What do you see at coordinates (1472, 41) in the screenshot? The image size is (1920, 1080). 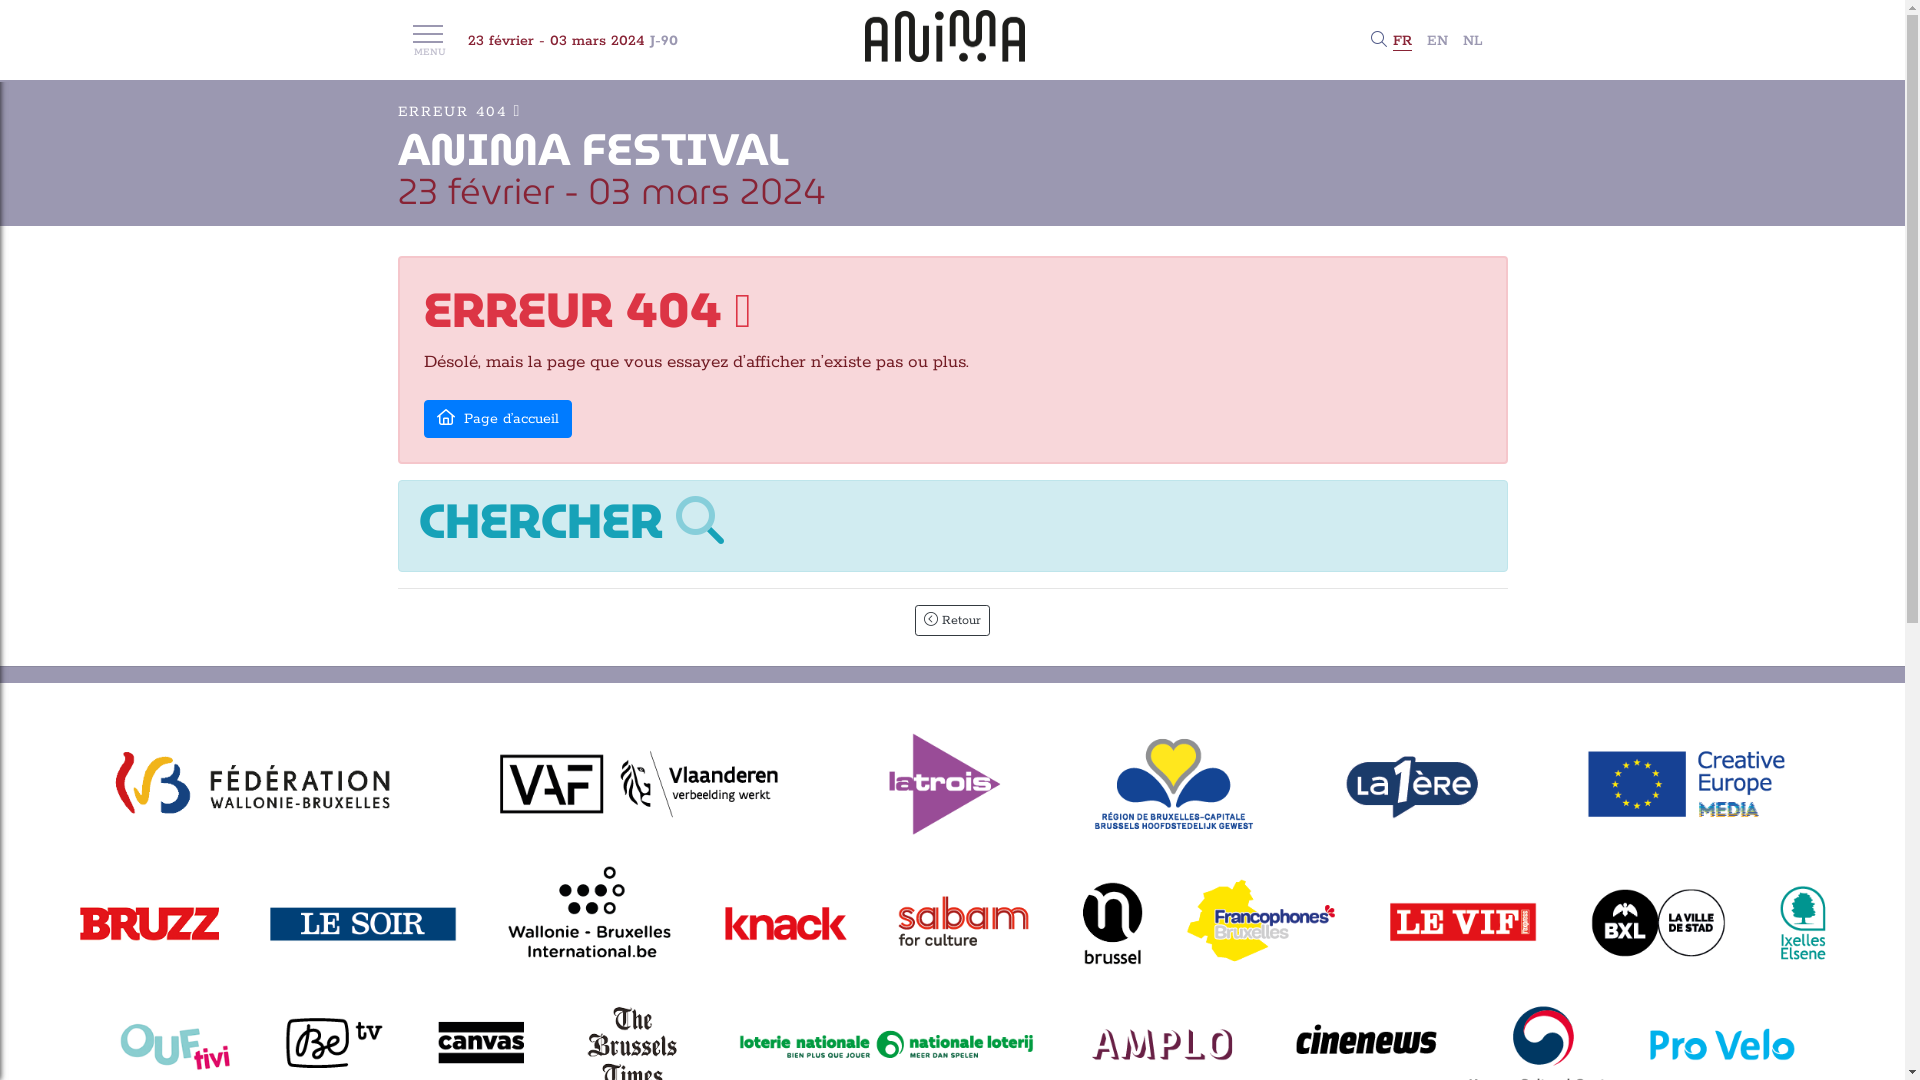 I see `'NL'` at bounding box center [1472, 41].